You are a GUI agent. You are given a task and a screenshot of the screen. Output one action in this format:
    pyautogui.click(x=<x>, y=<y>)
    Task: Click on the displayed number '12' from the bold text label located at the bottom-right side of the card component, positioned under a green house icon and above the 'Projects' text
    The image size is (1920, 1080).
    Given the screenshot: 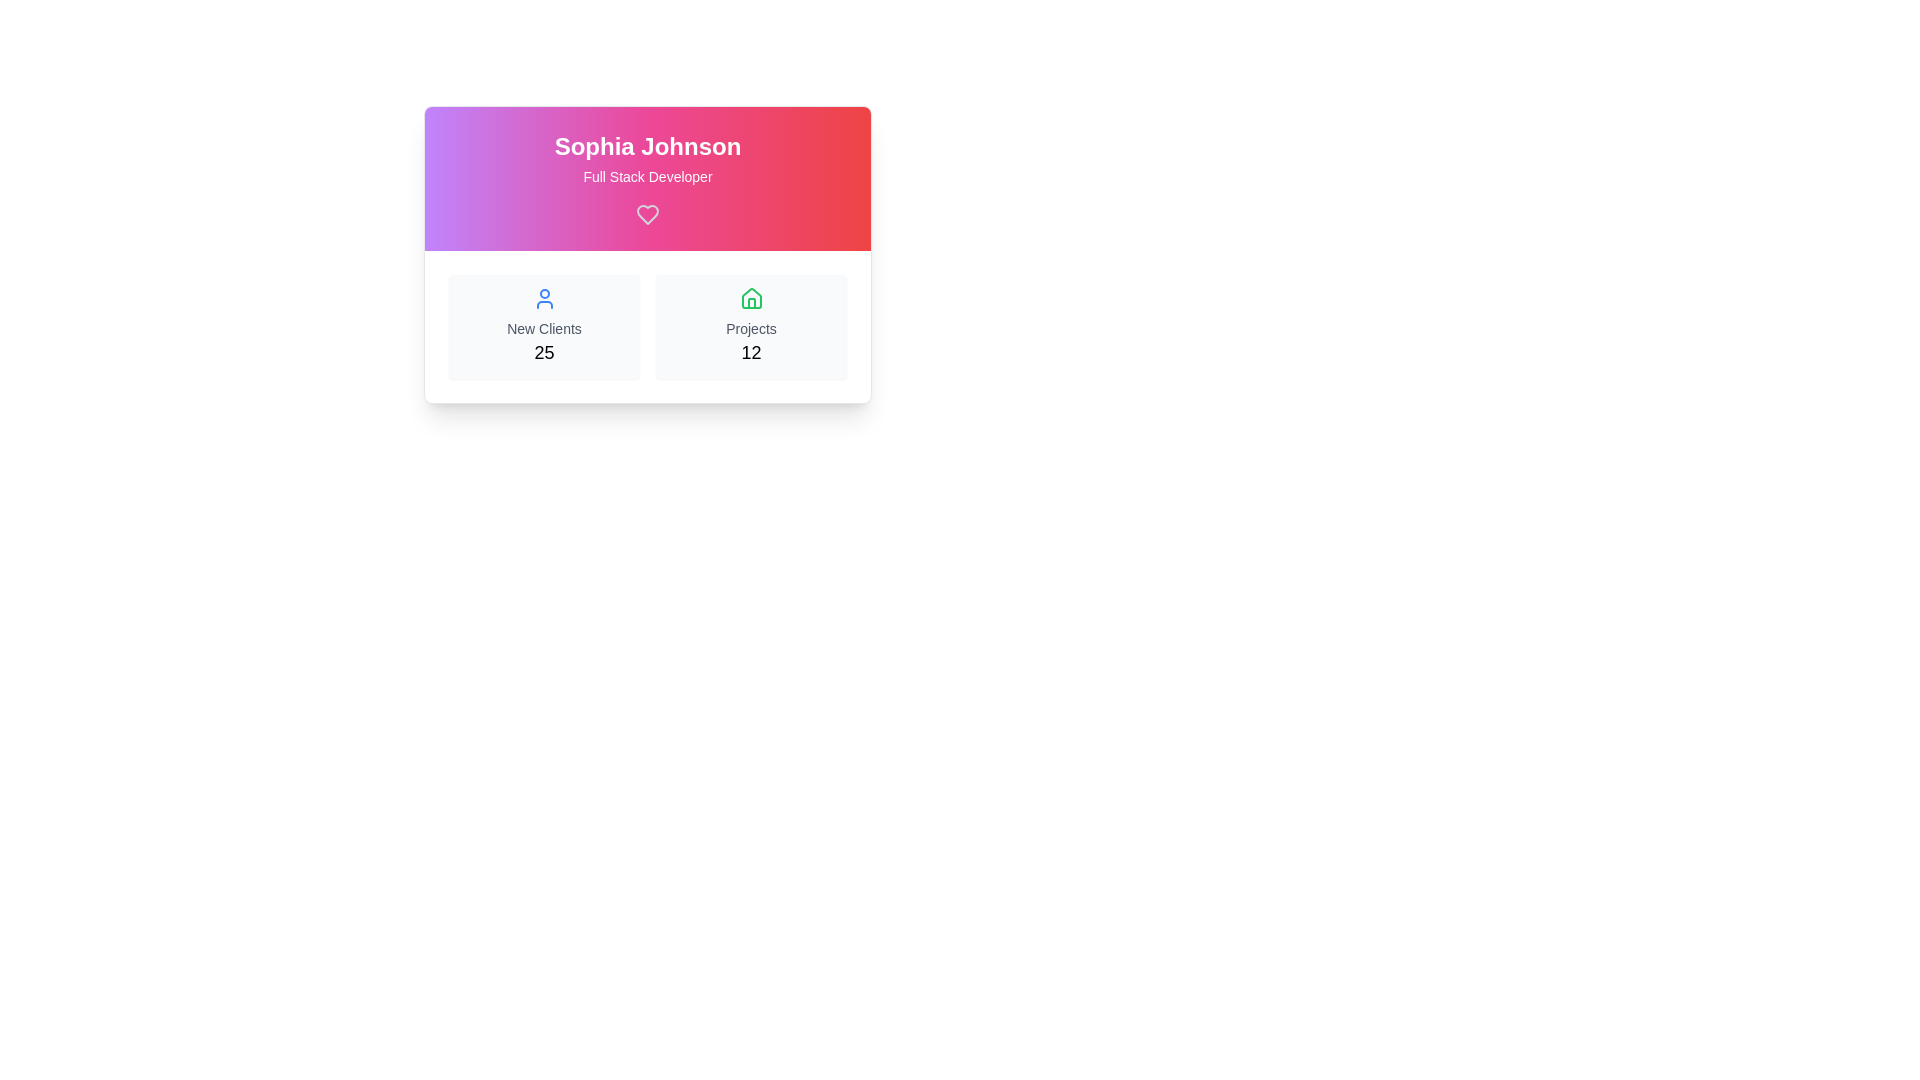 What is the action you would take?
    pyautogui.click(x=750, y=352)
    